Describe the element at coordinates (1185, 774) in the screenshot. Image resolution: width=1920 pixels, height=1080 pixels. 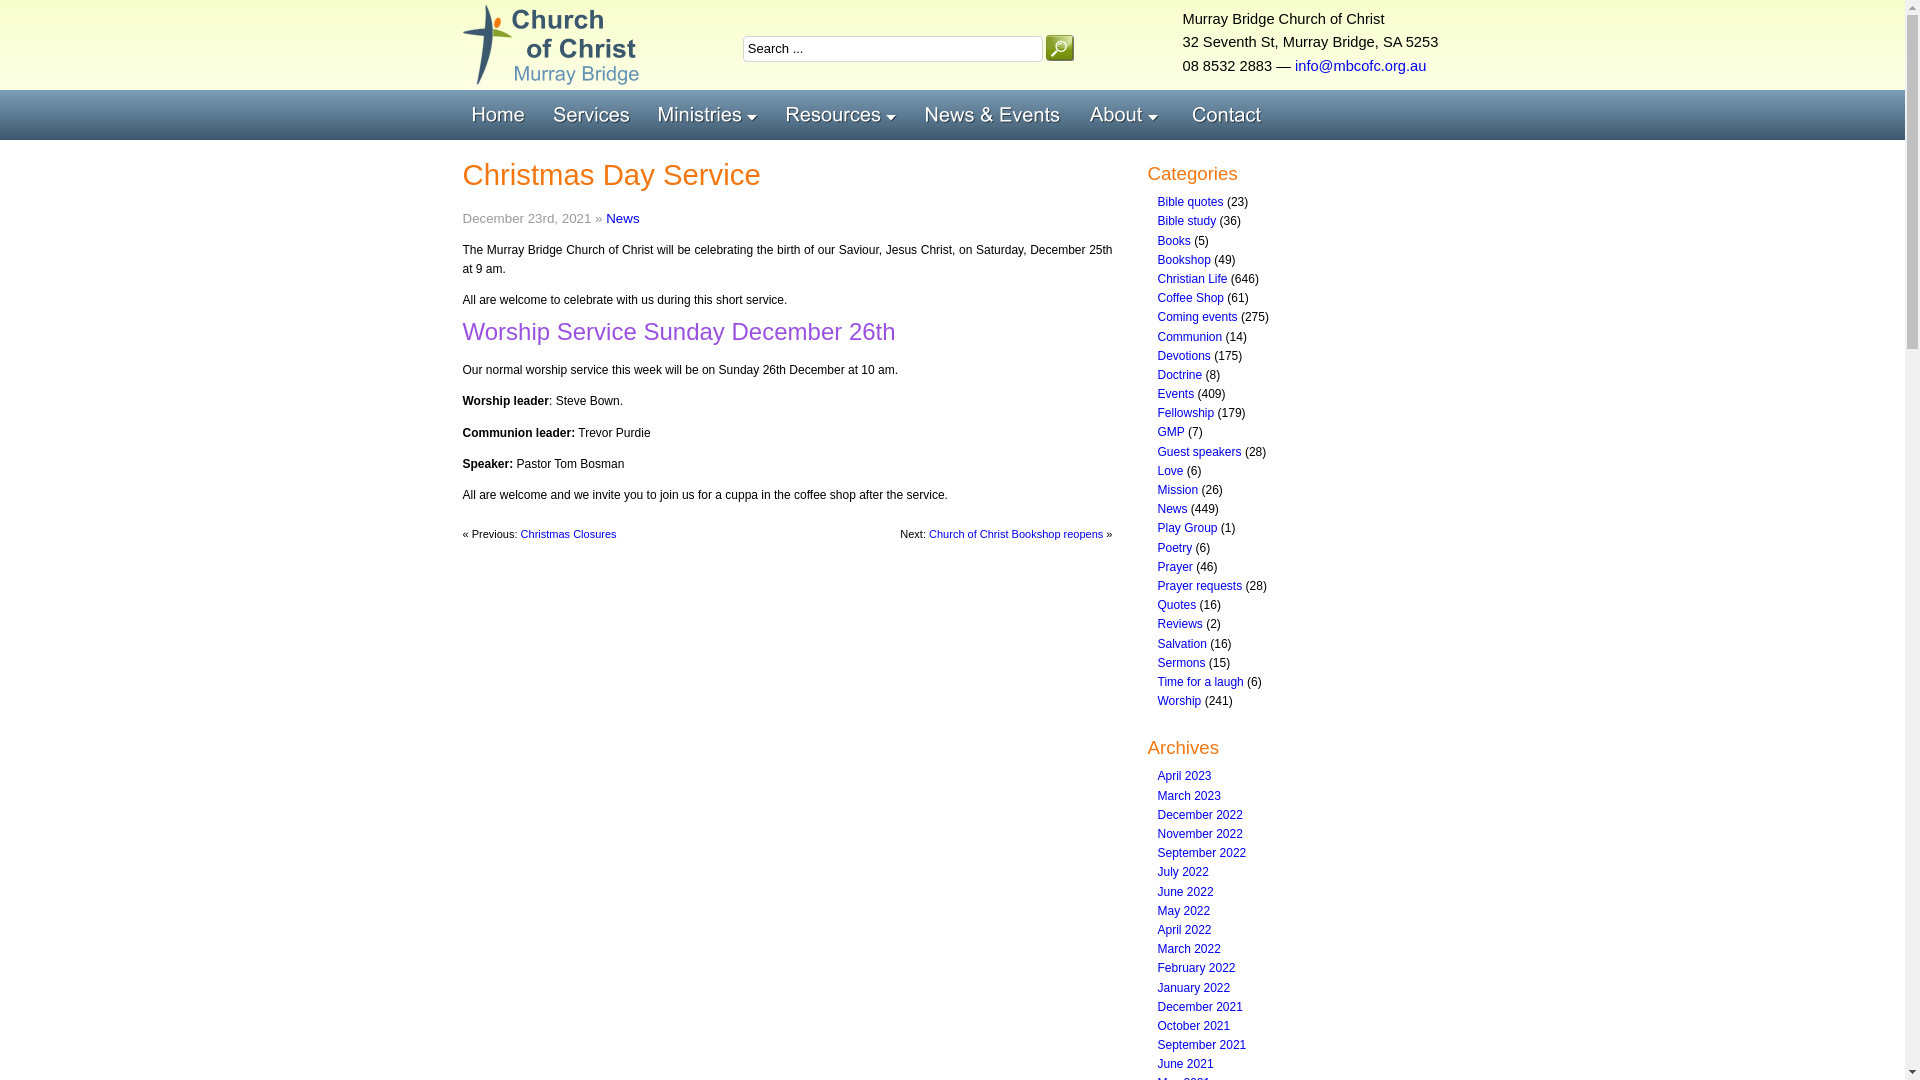
I see `'April 2023'` at that location.